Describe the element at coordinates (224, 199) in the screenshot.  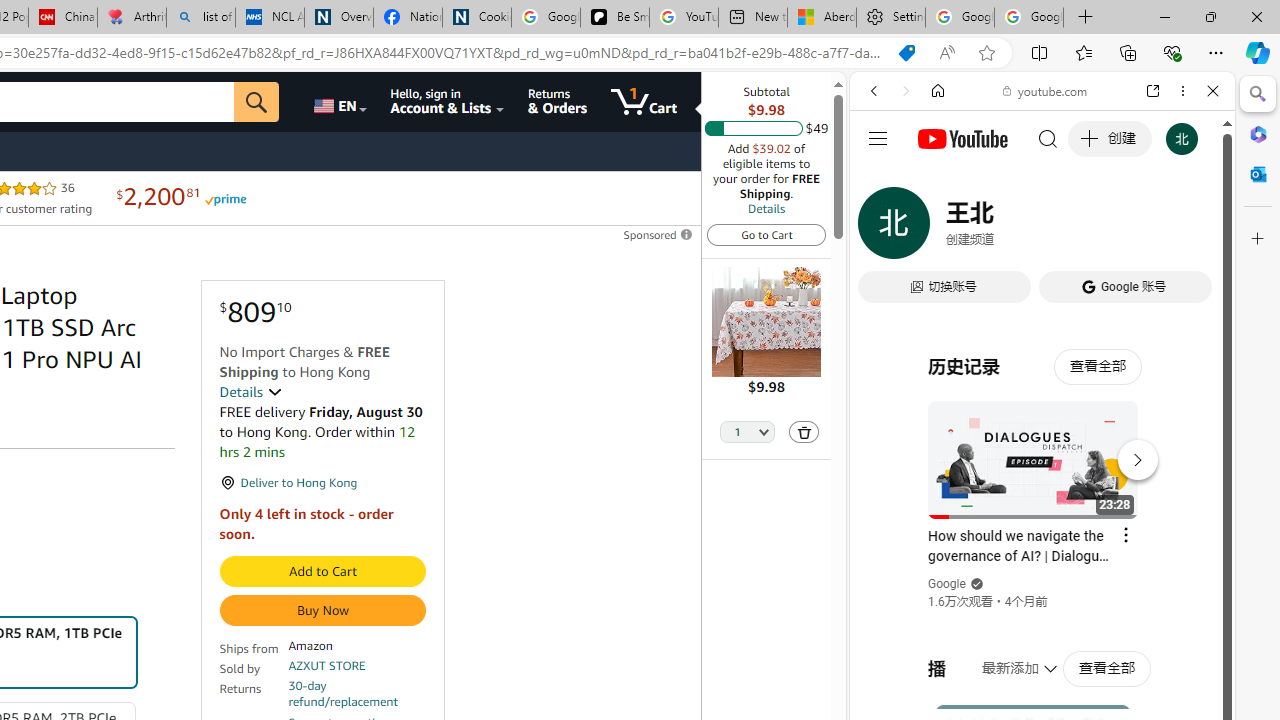
I see `'Prime'` at that location.